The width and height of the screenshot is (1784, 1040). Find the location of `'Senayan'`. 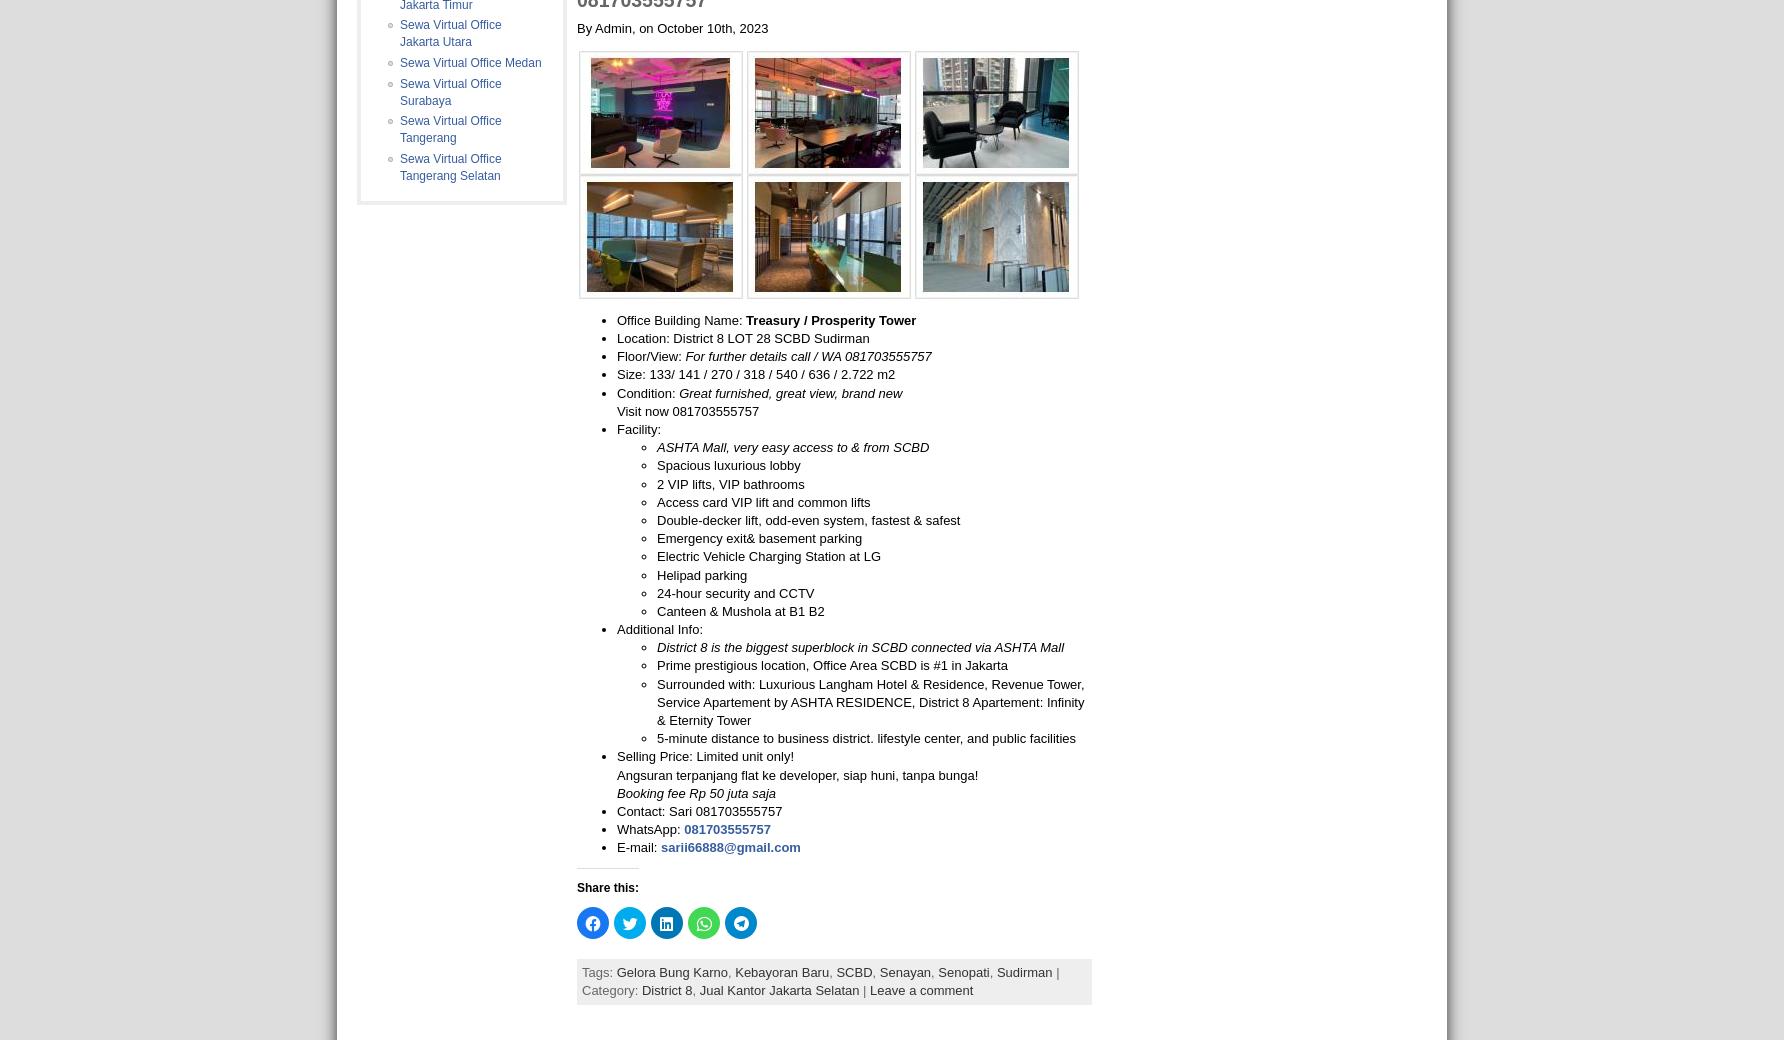

'Senayan' is located at coordinates (905, 971).